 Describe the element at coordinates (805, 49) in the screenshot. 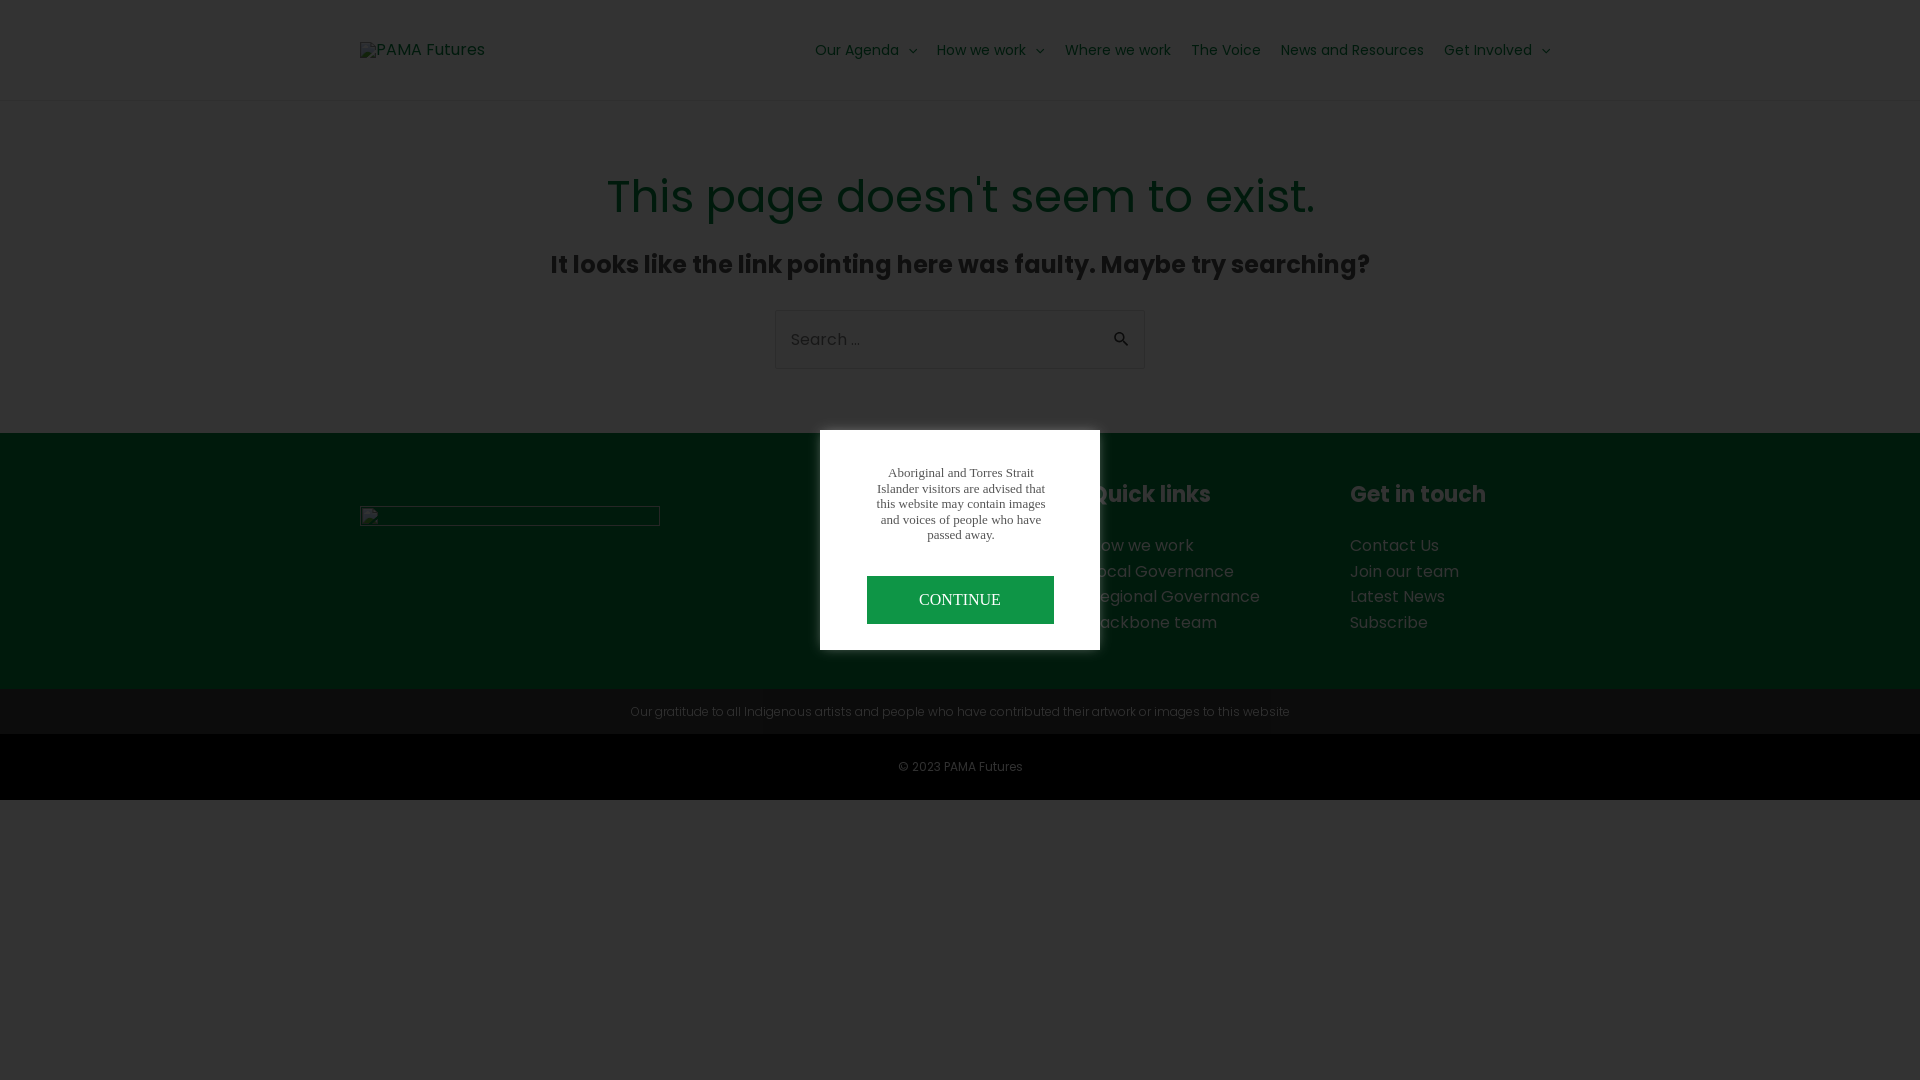

I see `'Our Agenda'` at that location.